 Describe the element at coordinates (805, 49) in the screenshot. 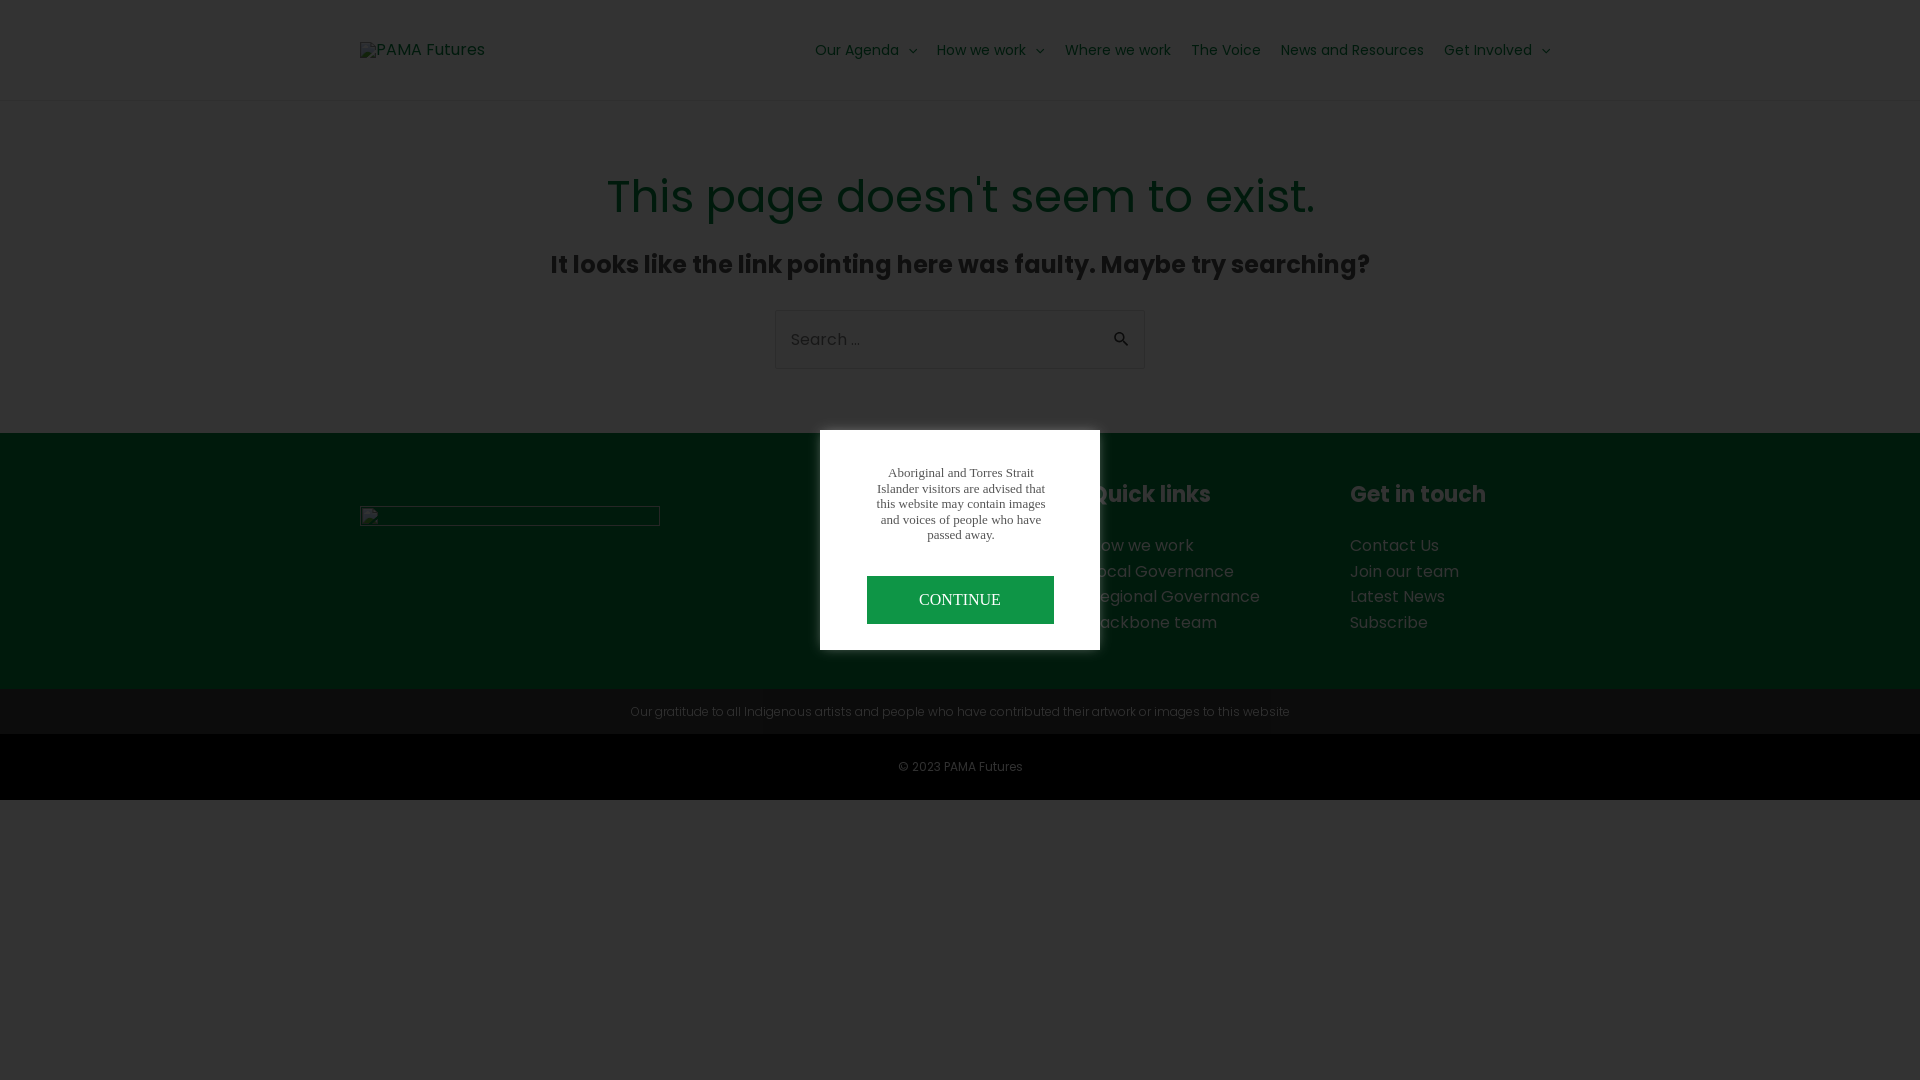

I see `'Our Agenda'` at that location.